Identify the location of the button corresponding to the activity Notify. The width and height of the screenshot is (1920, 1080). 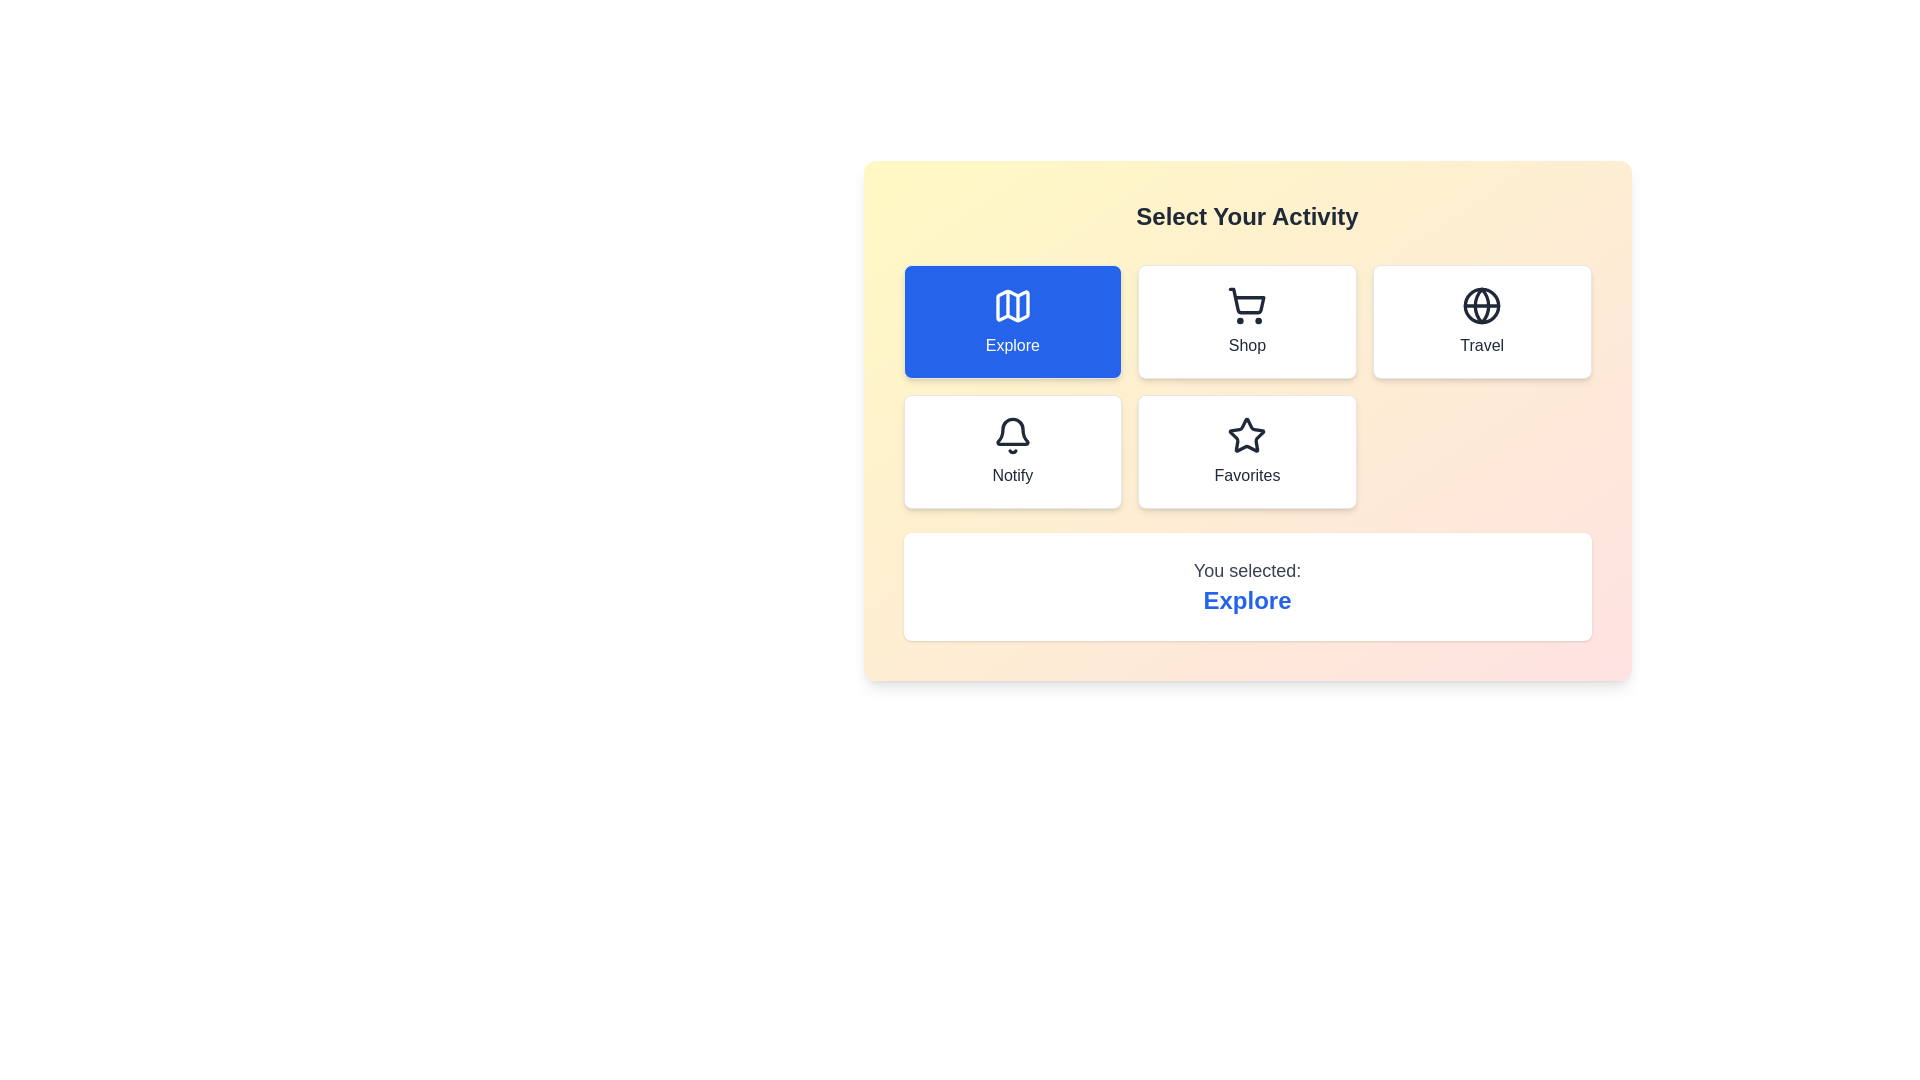
(1012, 451).